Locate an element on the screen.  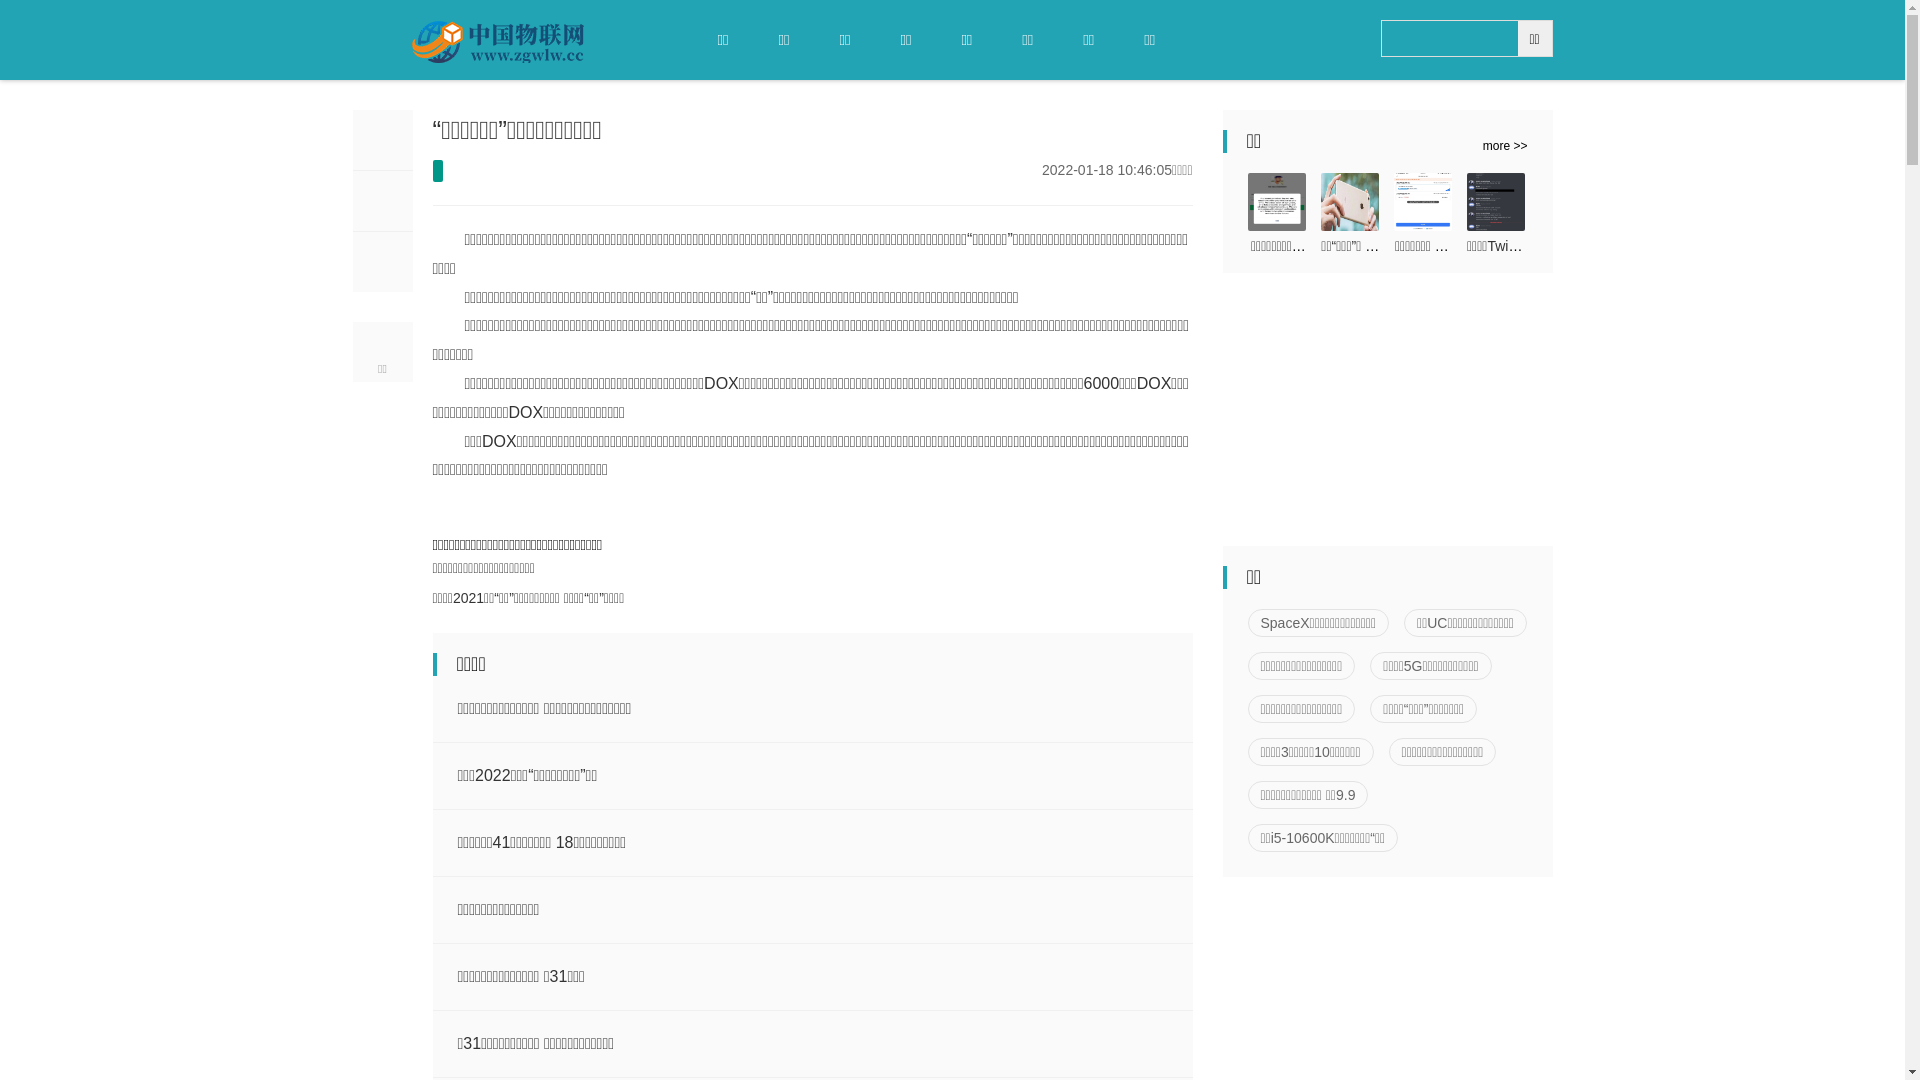
'more >>' is located at coordinates (1517, 140).